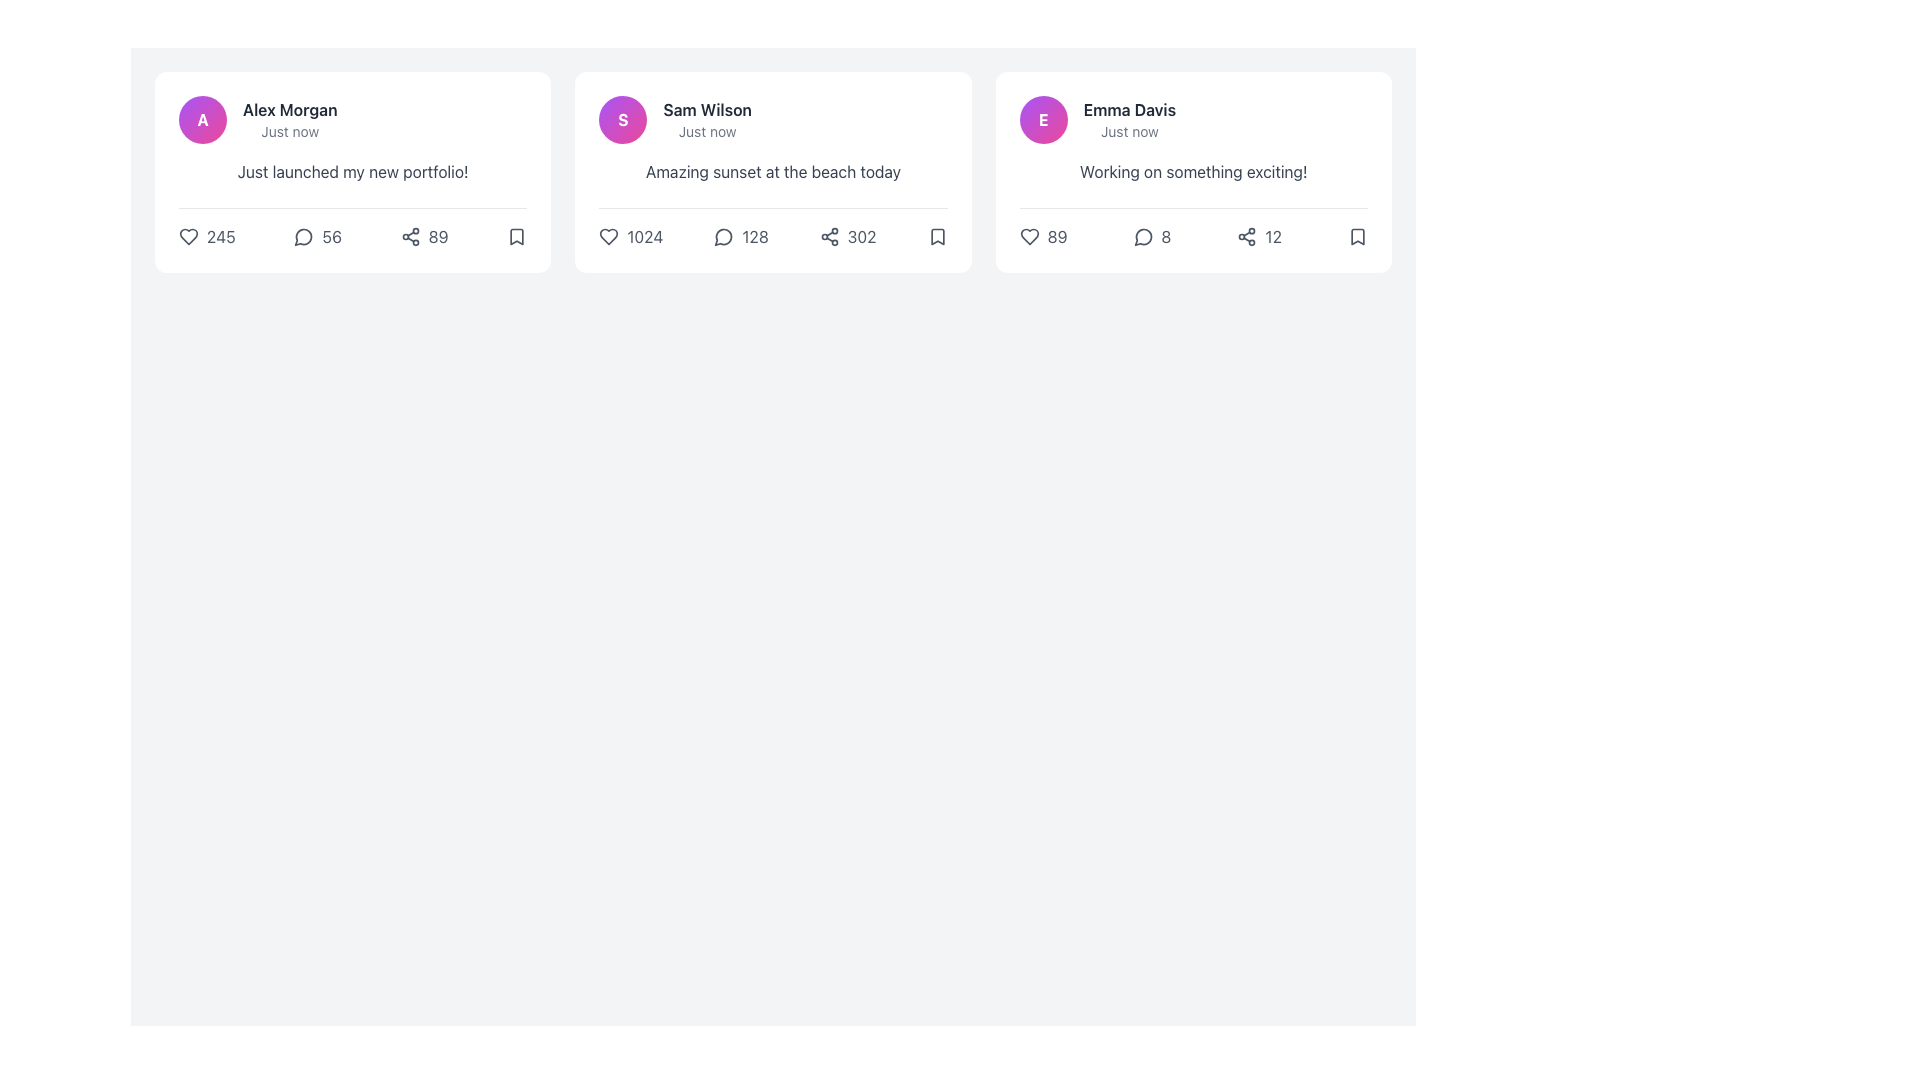 The image size is (1920, 1080). I want to click on the heart-shaped icon below the first post to like the post, so click(188, 235).